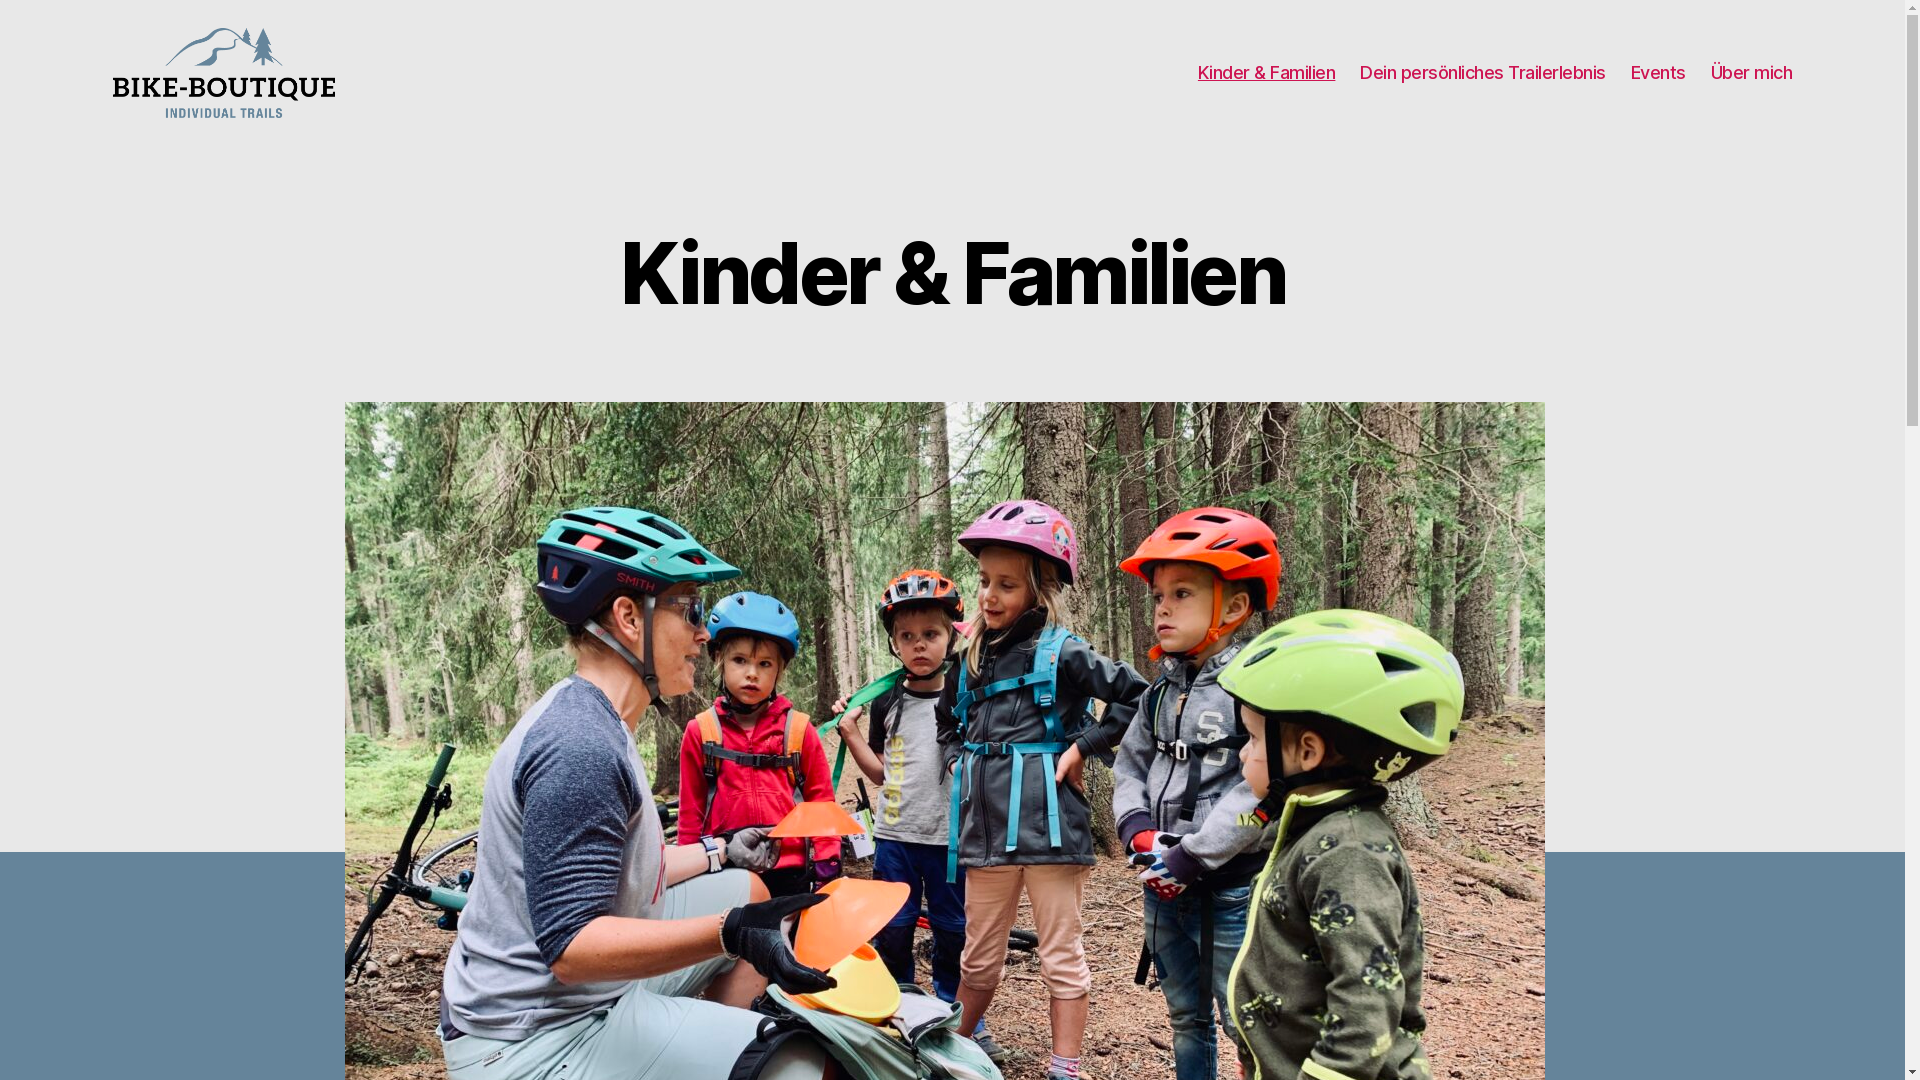 The width and height of the screenshot is (1920, 1080). What do you see at coordinates (1631, 72) in the screenshot?
I see `'Events'` at bounding box center [1631, 72].